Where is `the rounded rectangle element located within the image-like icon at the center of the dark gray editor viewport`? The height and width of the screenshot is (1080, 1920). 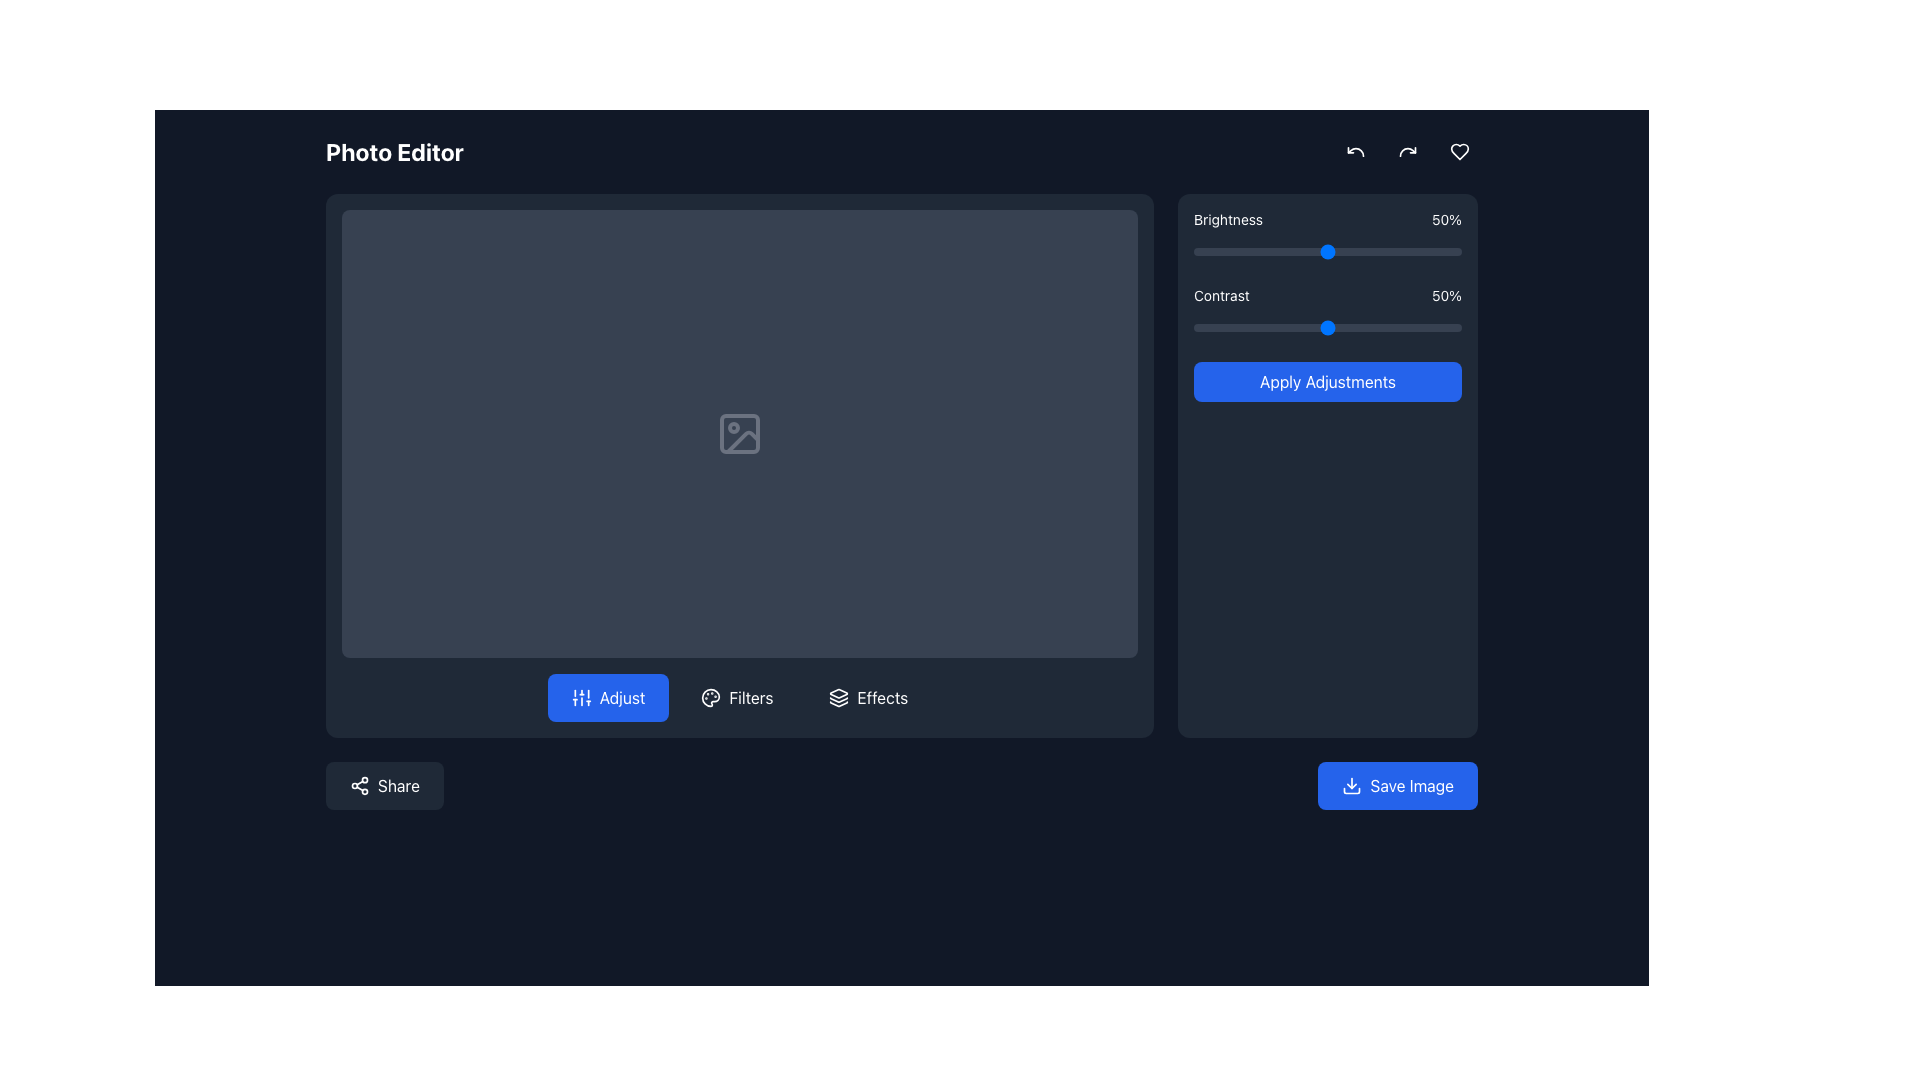
the rounded rectangle element located within the image-like icon at the center of the dark gray editor viewport is located at coordinates (738, 431).